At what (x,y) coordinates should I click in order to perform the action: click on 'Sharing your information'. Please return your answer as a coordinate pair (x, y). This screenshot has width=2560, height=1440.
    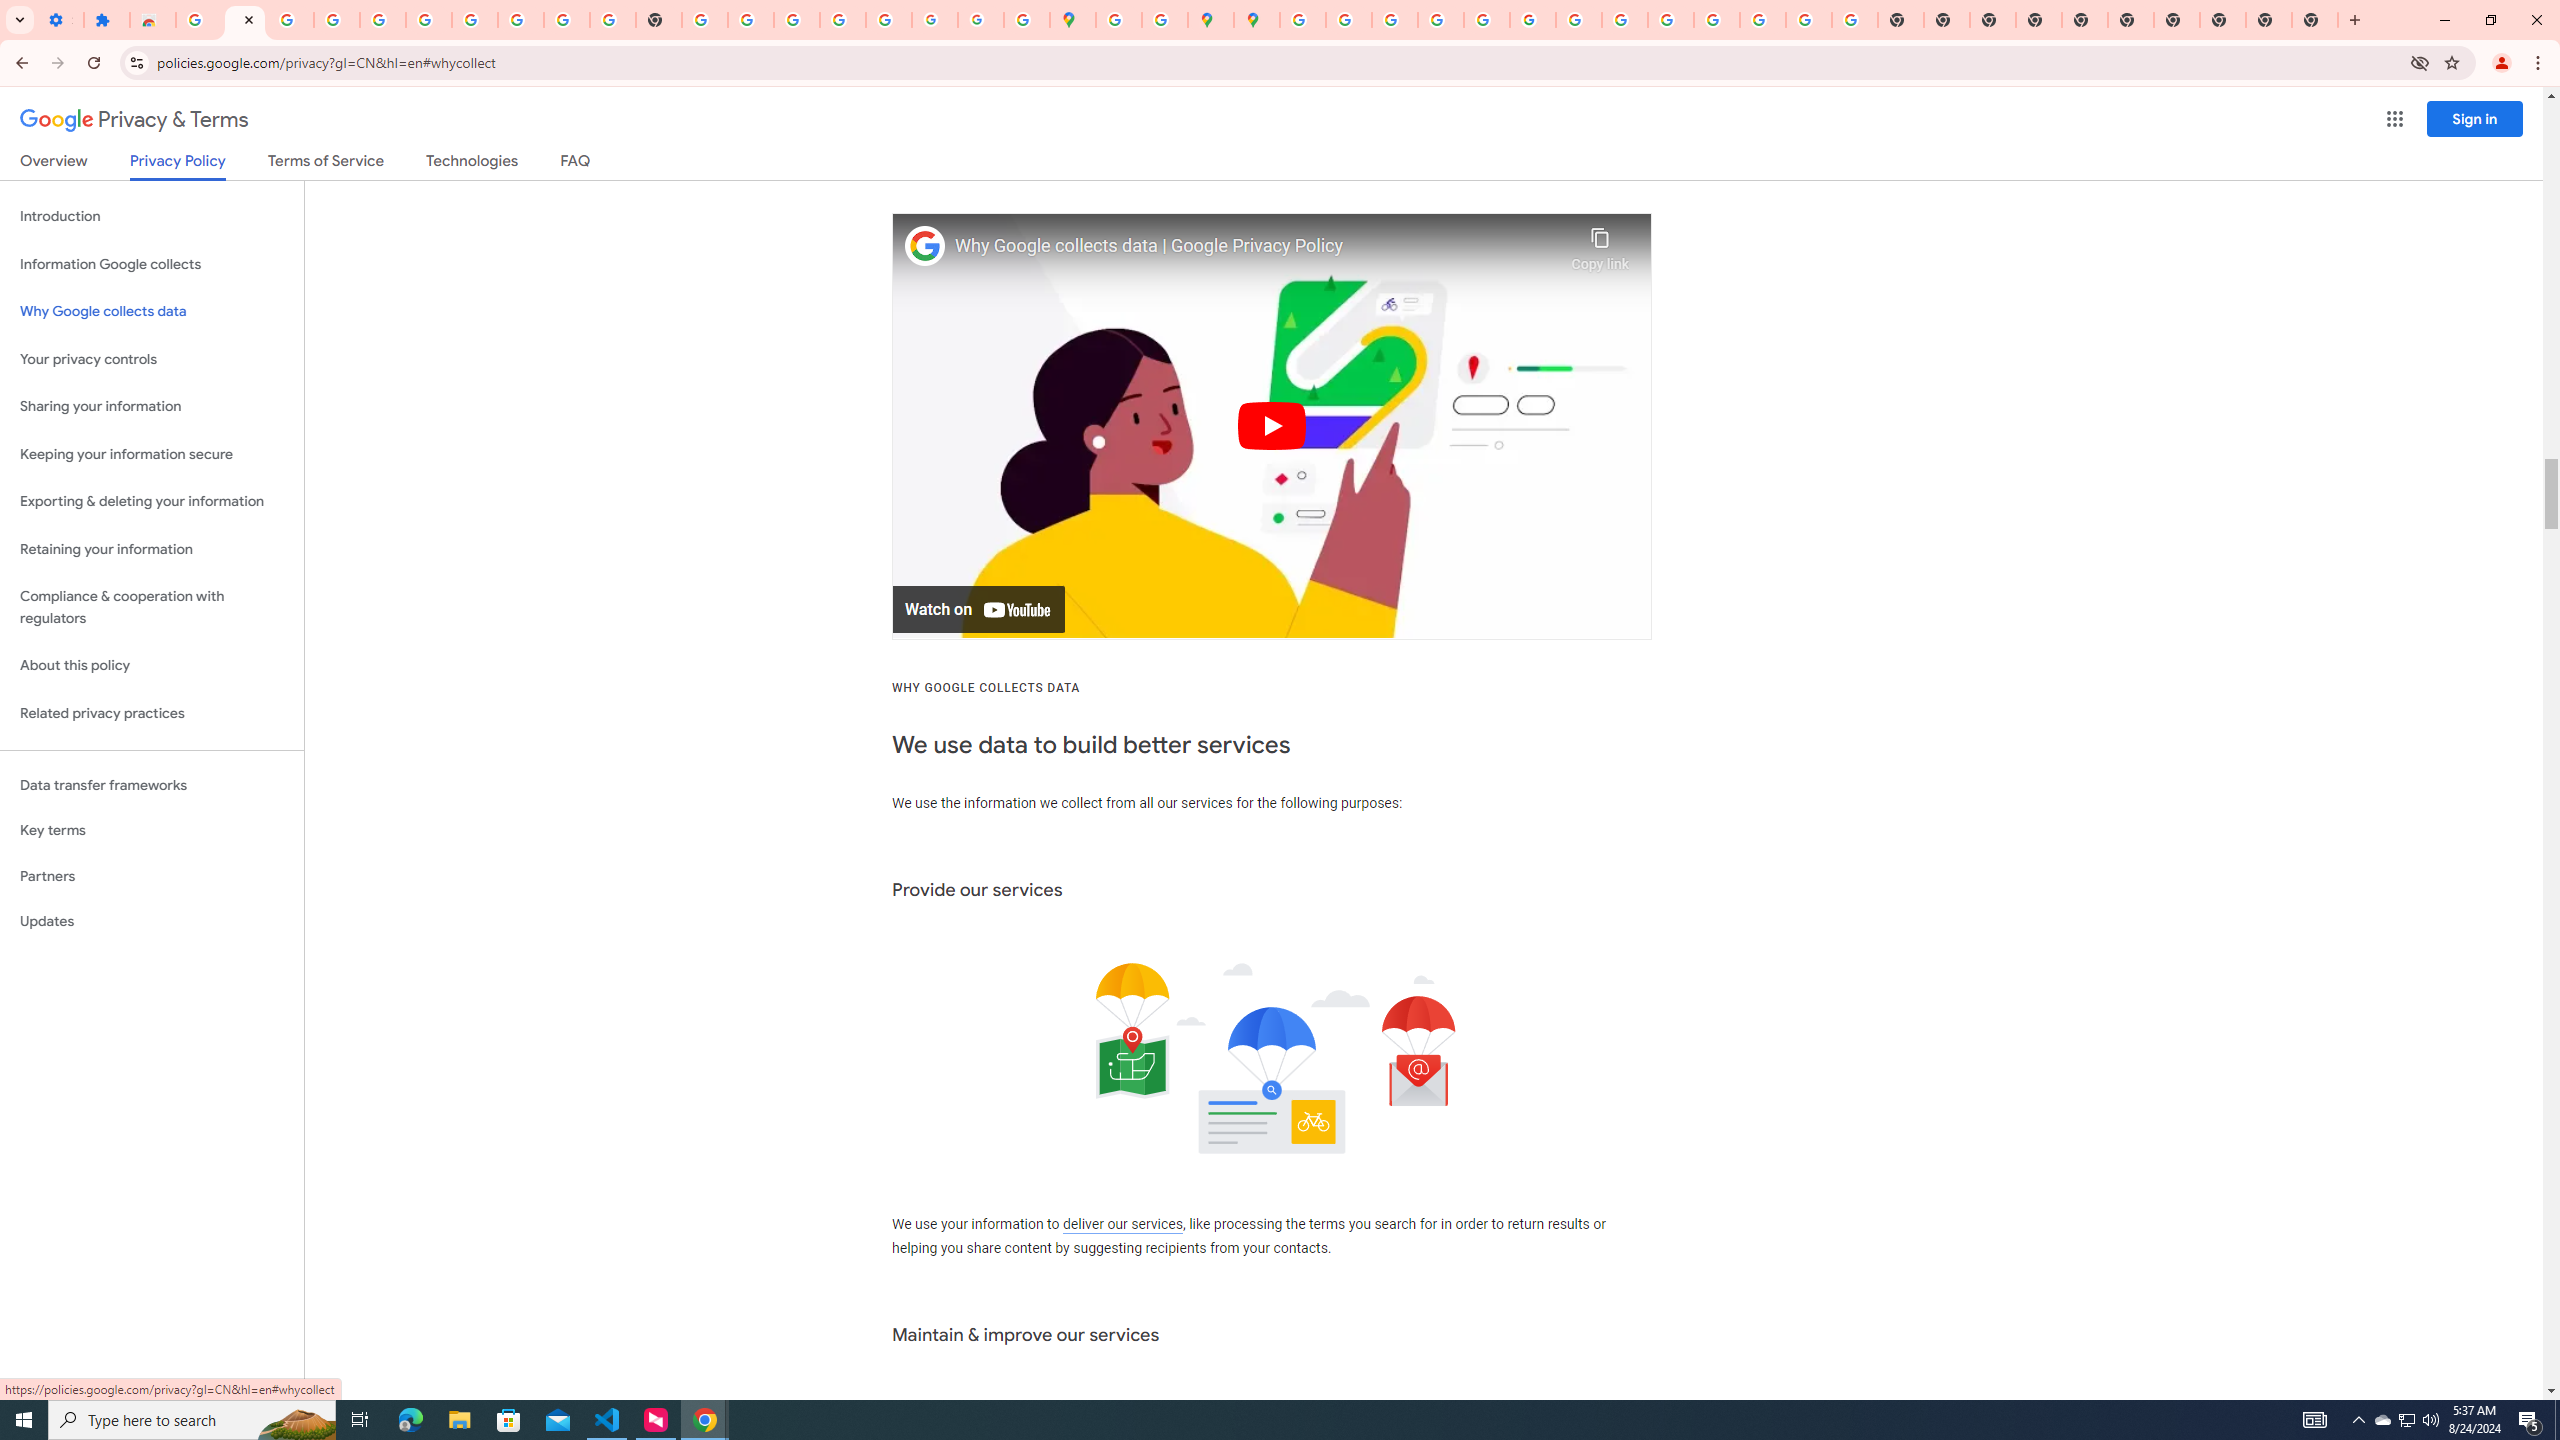
    Looking at the image, I should click on (151, 405).